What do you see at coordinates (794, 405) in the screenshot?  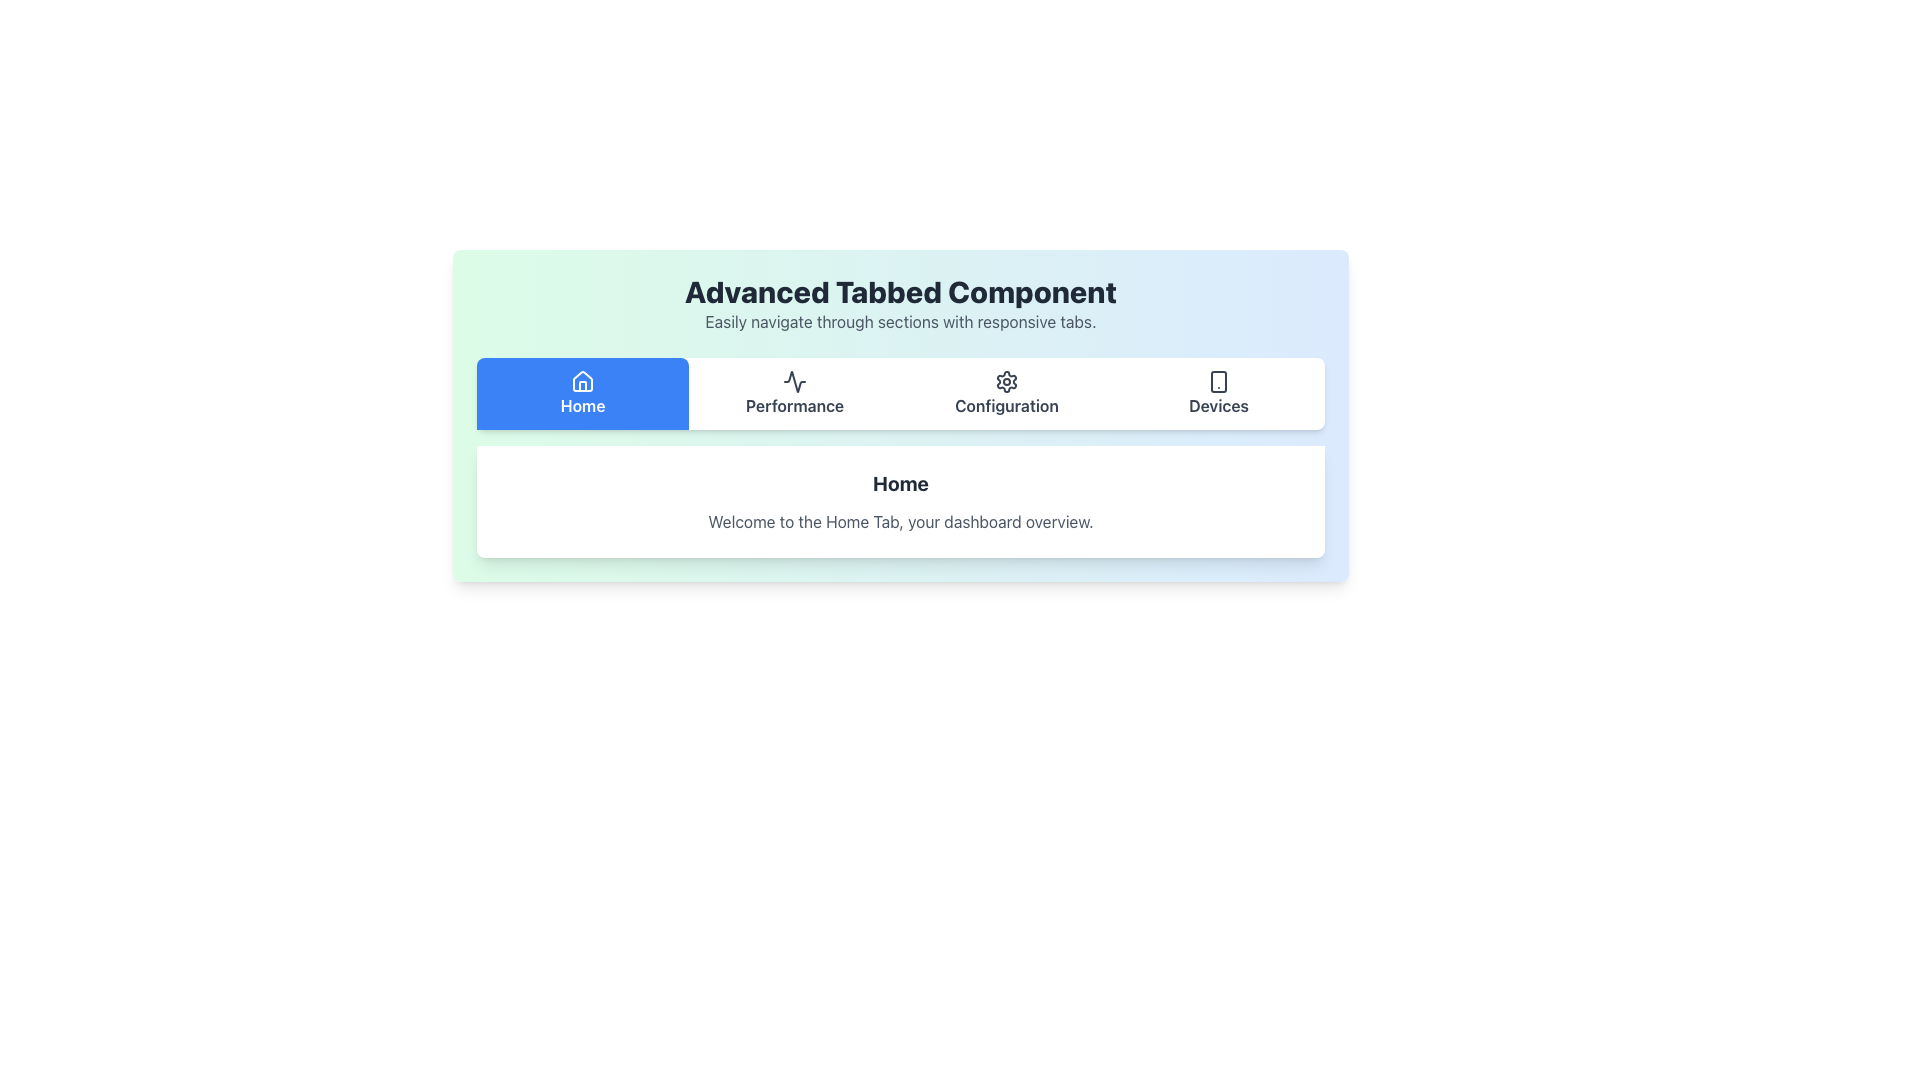 I see `the 'Performance' text label element located in the main navigation bar, which is styled in a regular sans-serif font and is adjacent to a small heartbeat icon` at bounding box center [794, 405].